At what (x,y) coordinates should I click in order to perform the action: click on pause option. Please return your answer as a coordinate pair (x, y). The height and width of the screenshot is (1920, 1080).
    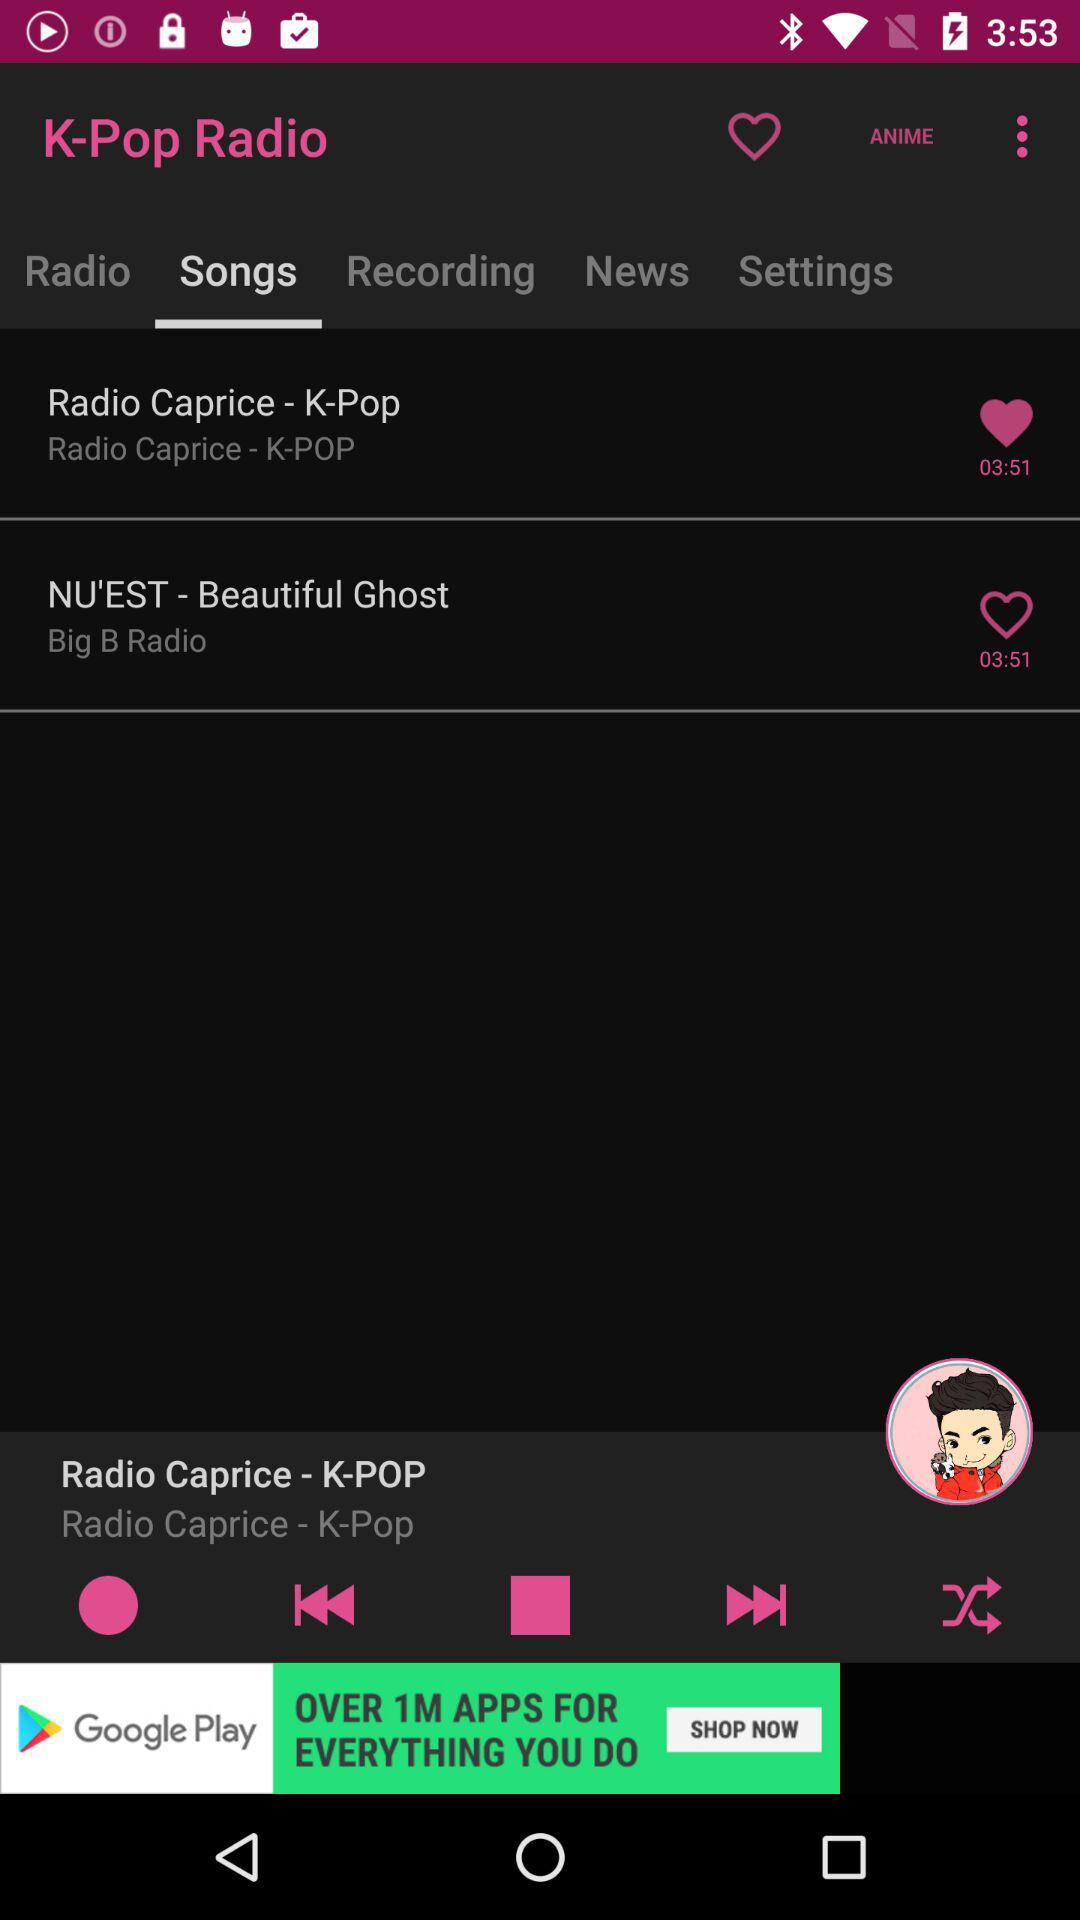
    Looking at the image, I should click on (540, 1604).